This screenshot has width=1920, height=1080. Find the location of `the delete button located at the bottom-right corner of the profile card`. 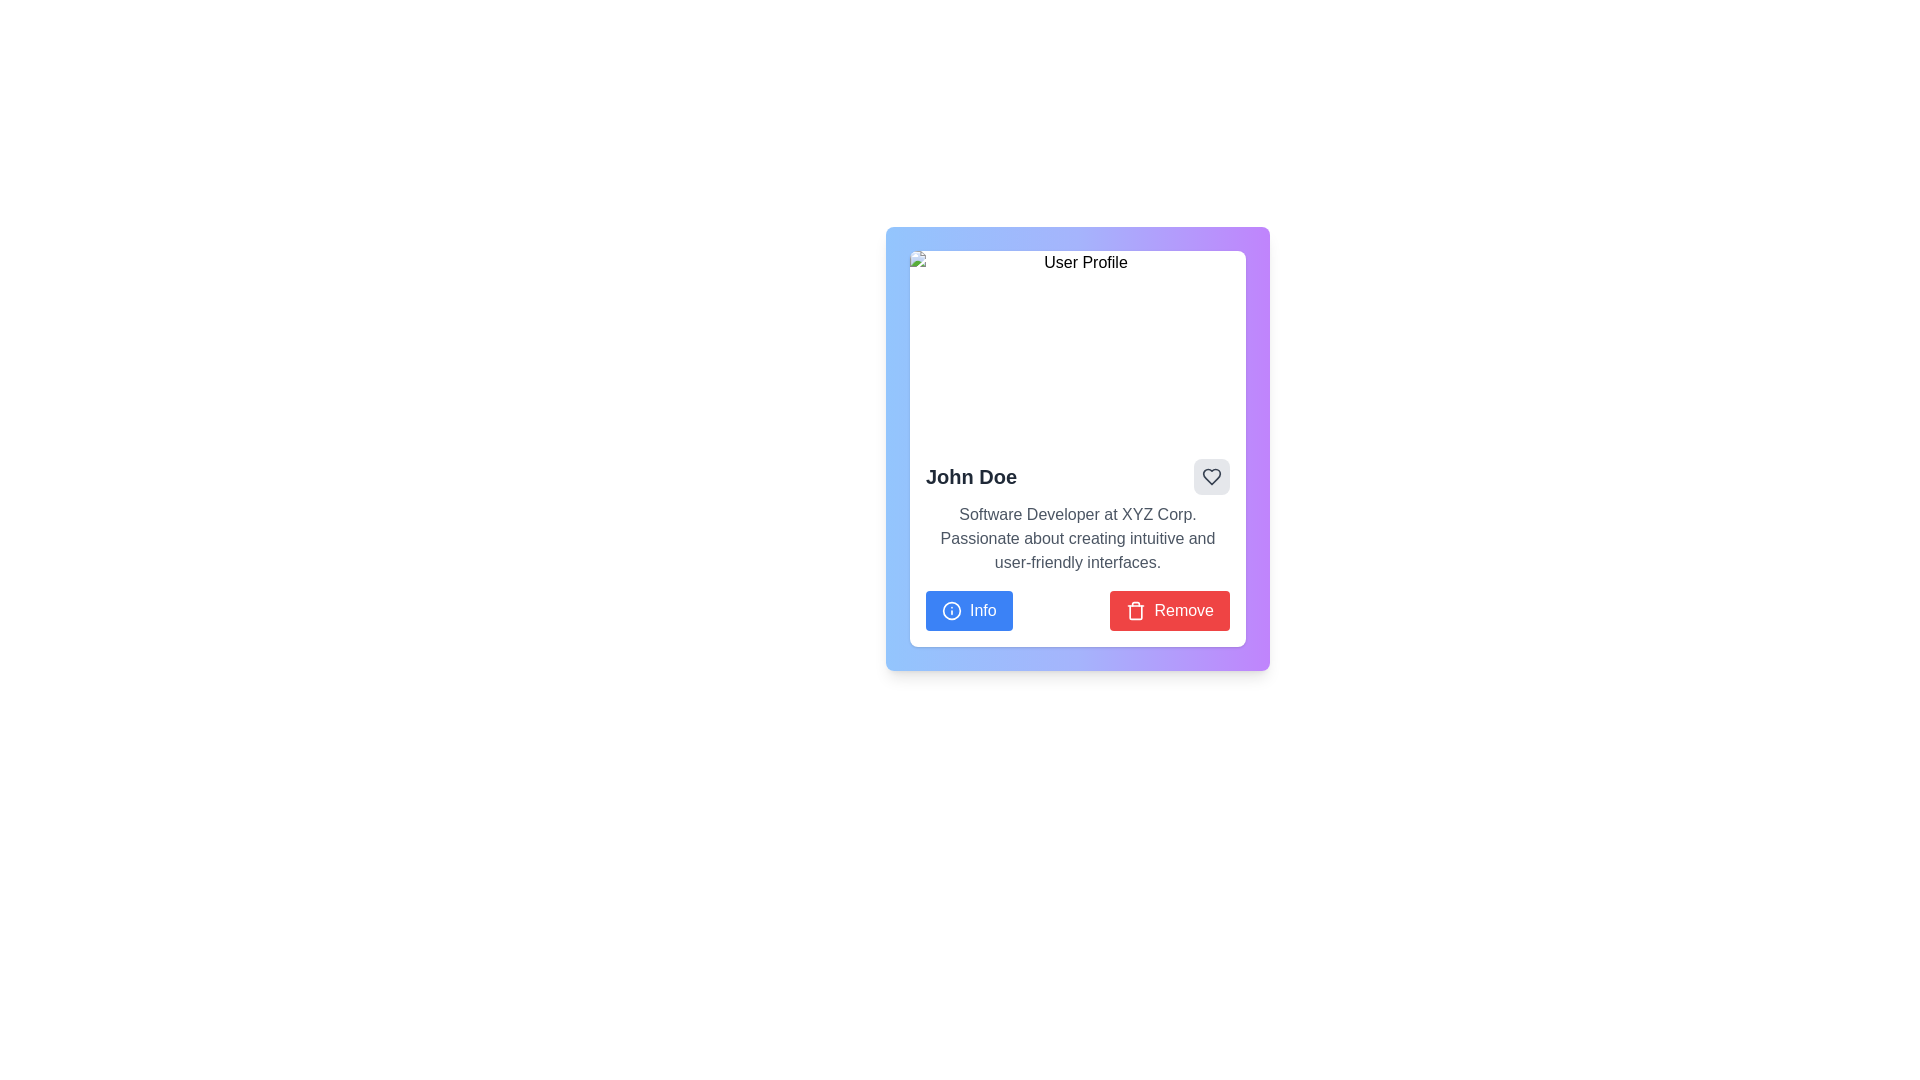

the delete button located at the bottom-right corner of the profile card is located at coordinates (1170, 609).